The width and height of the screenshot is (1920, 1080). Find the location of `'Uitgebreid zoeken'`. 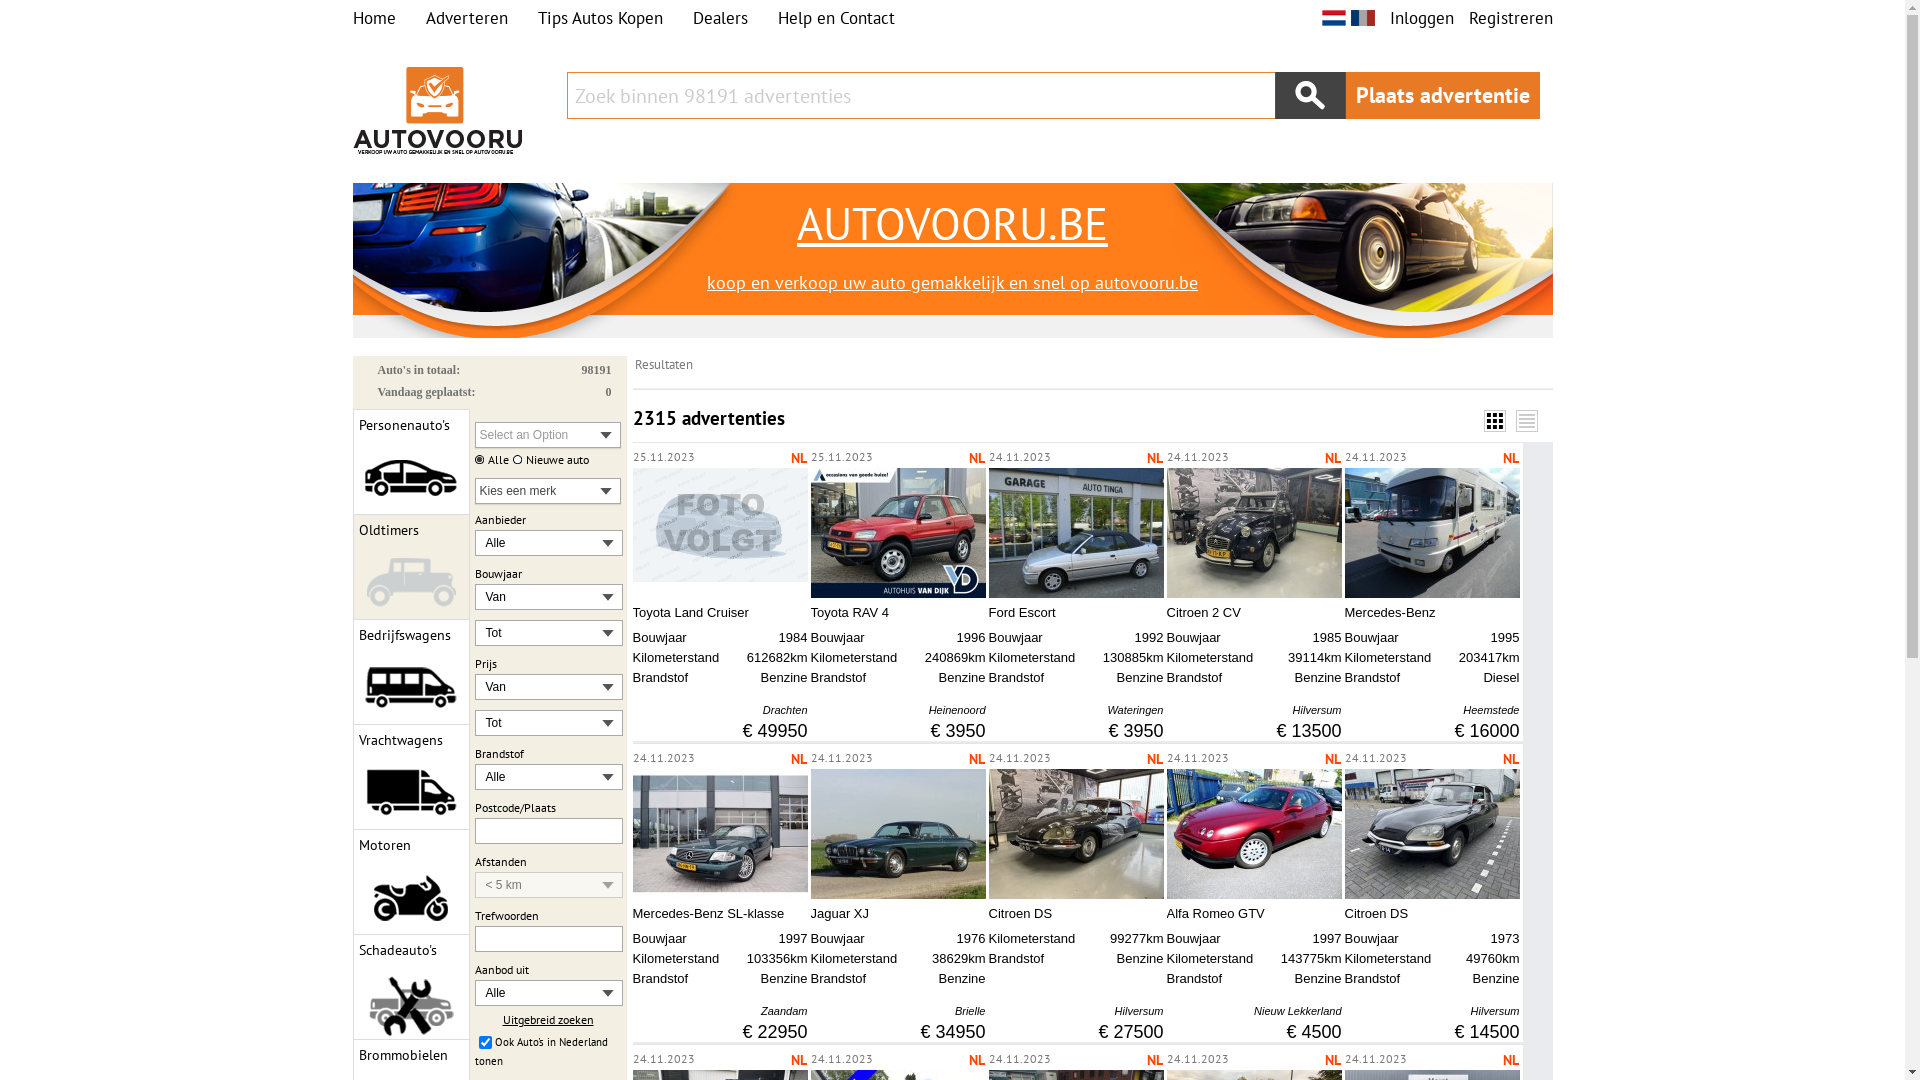

'Uitgebreid zoeken' is located at coordinates (547, 1019).